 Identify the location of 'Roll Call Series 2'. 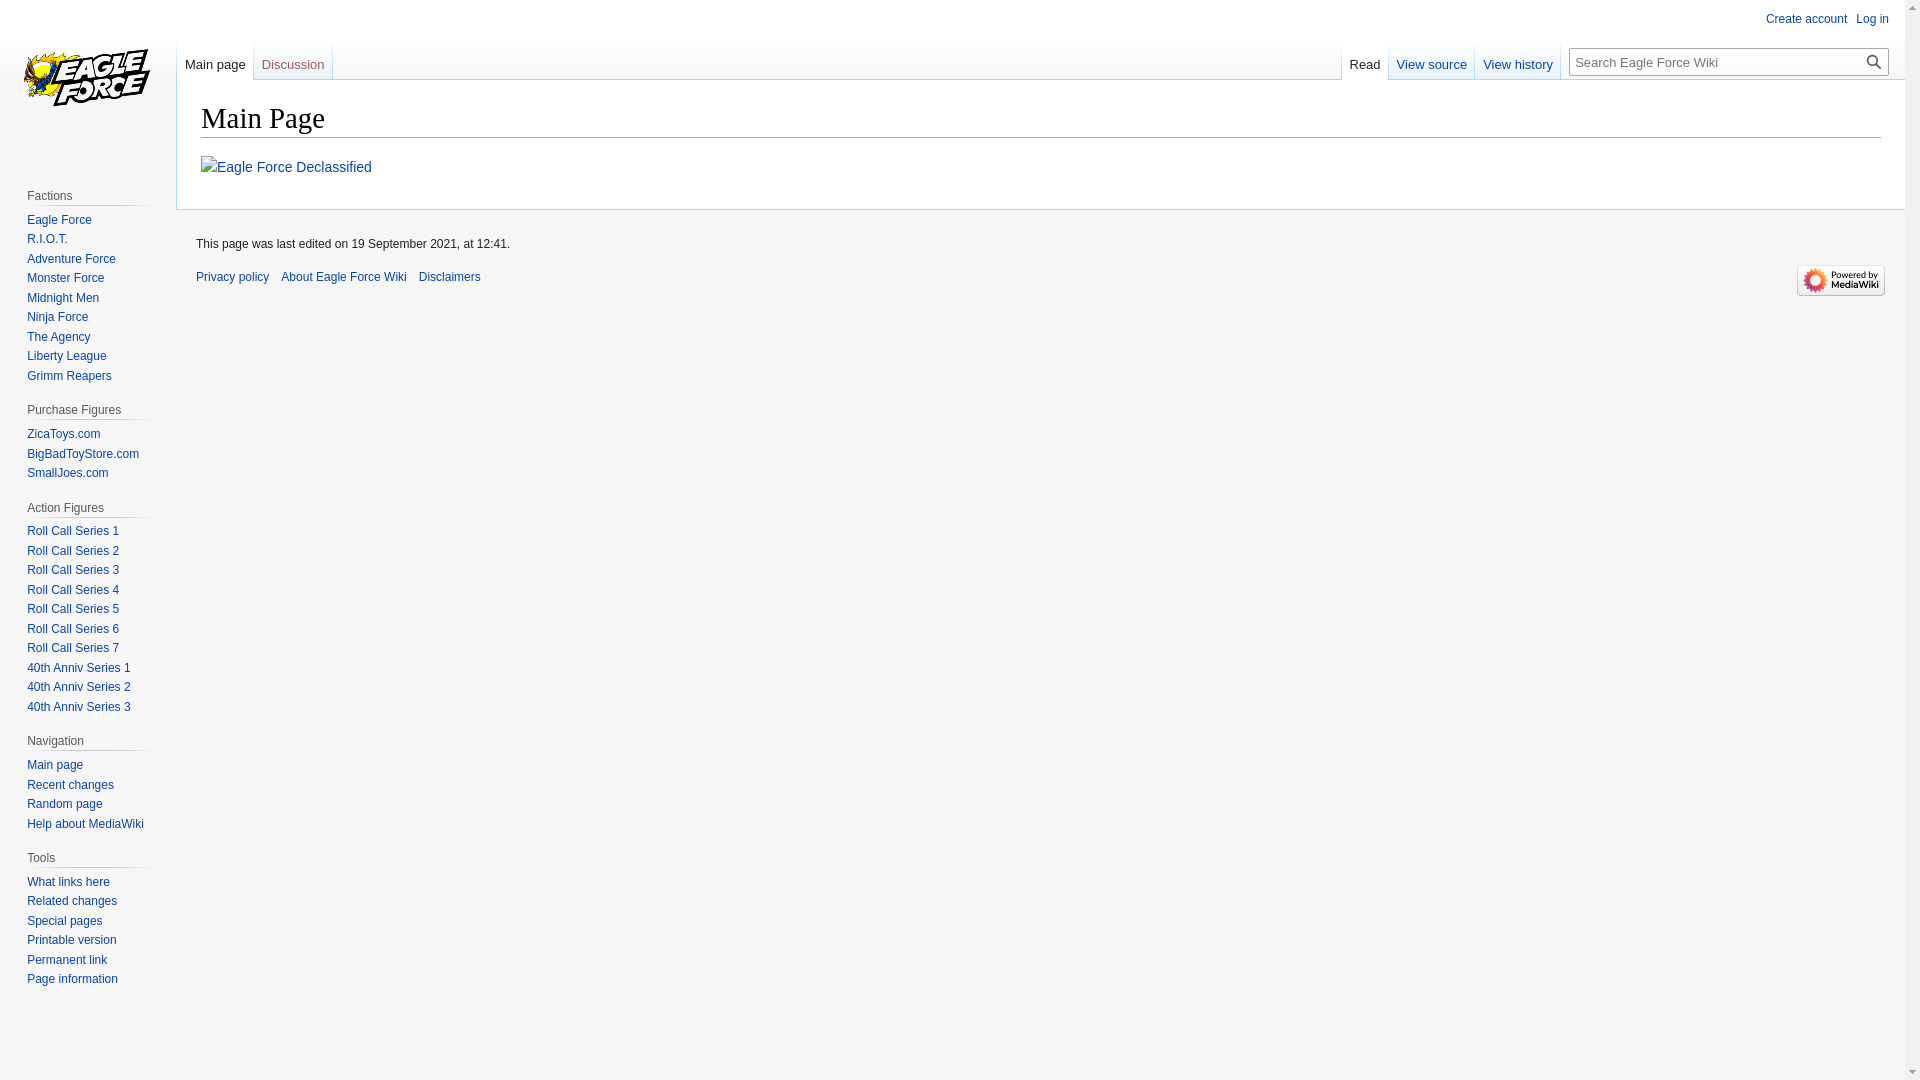
(72, 551).